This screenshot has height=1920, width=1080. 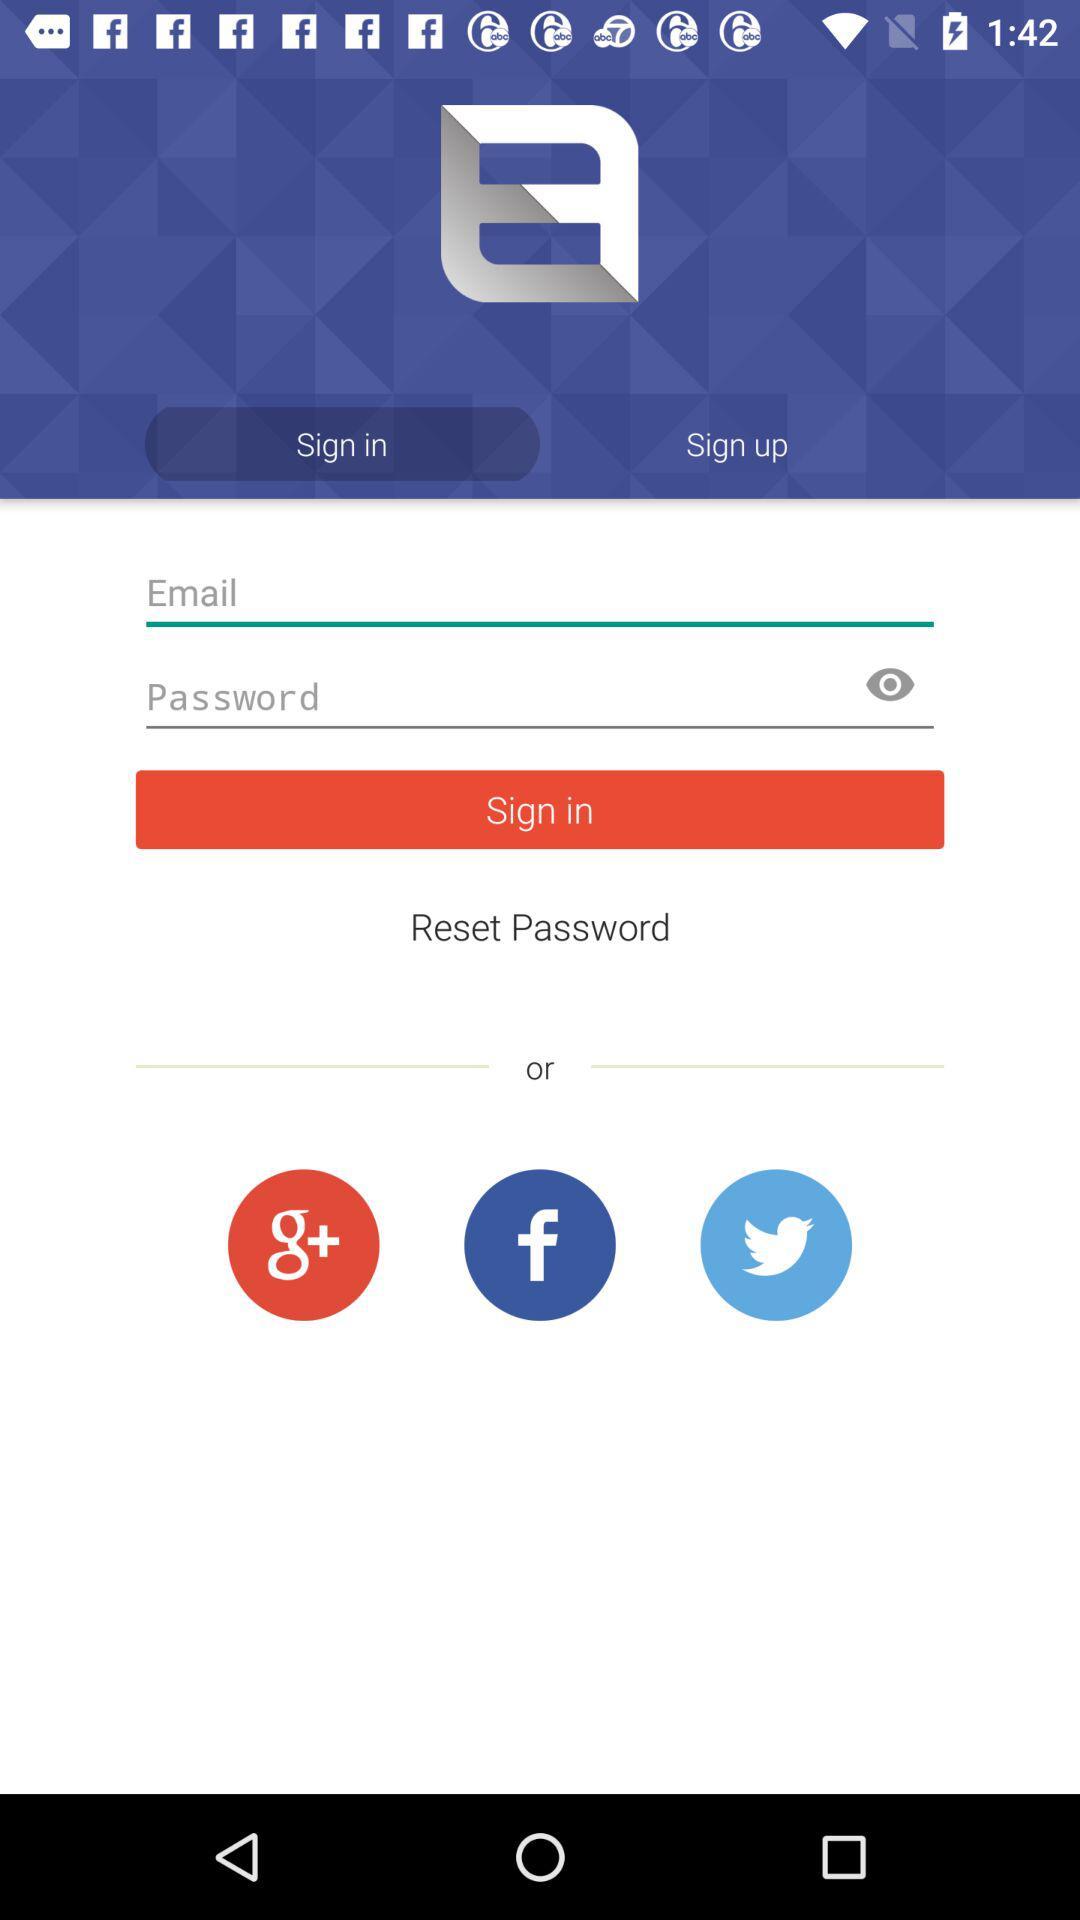 What do you see at coordinates (540, 697) in the screenshot?
I see `icon above the sign in icon` at bounding box center [540, 697].